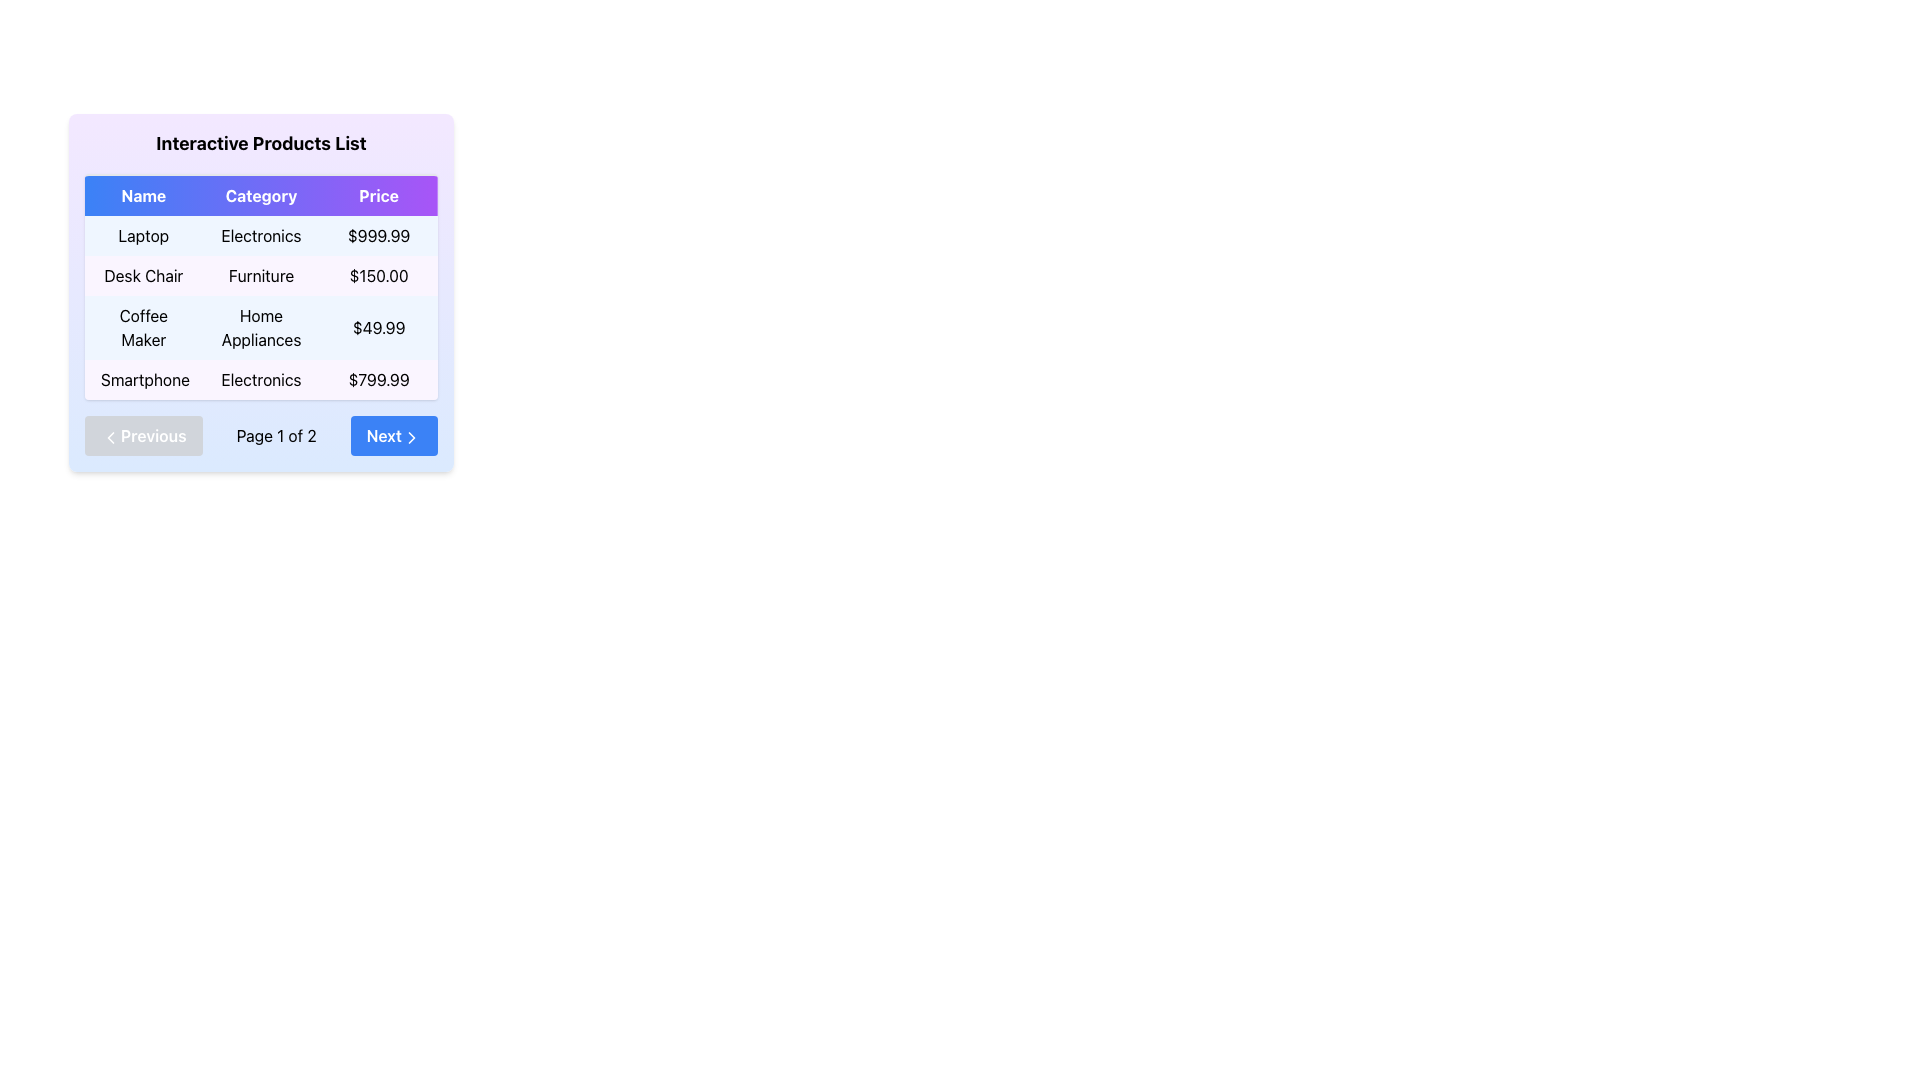 The height and width of the screenshot is (1080, 1920). Describe the element at coordinates (379, 380) in the screenshot. I see `the price display of the 'Smartphone' in the 'Interactive Products List', located in the fourth row of the table under the 'Price' column` at that location.